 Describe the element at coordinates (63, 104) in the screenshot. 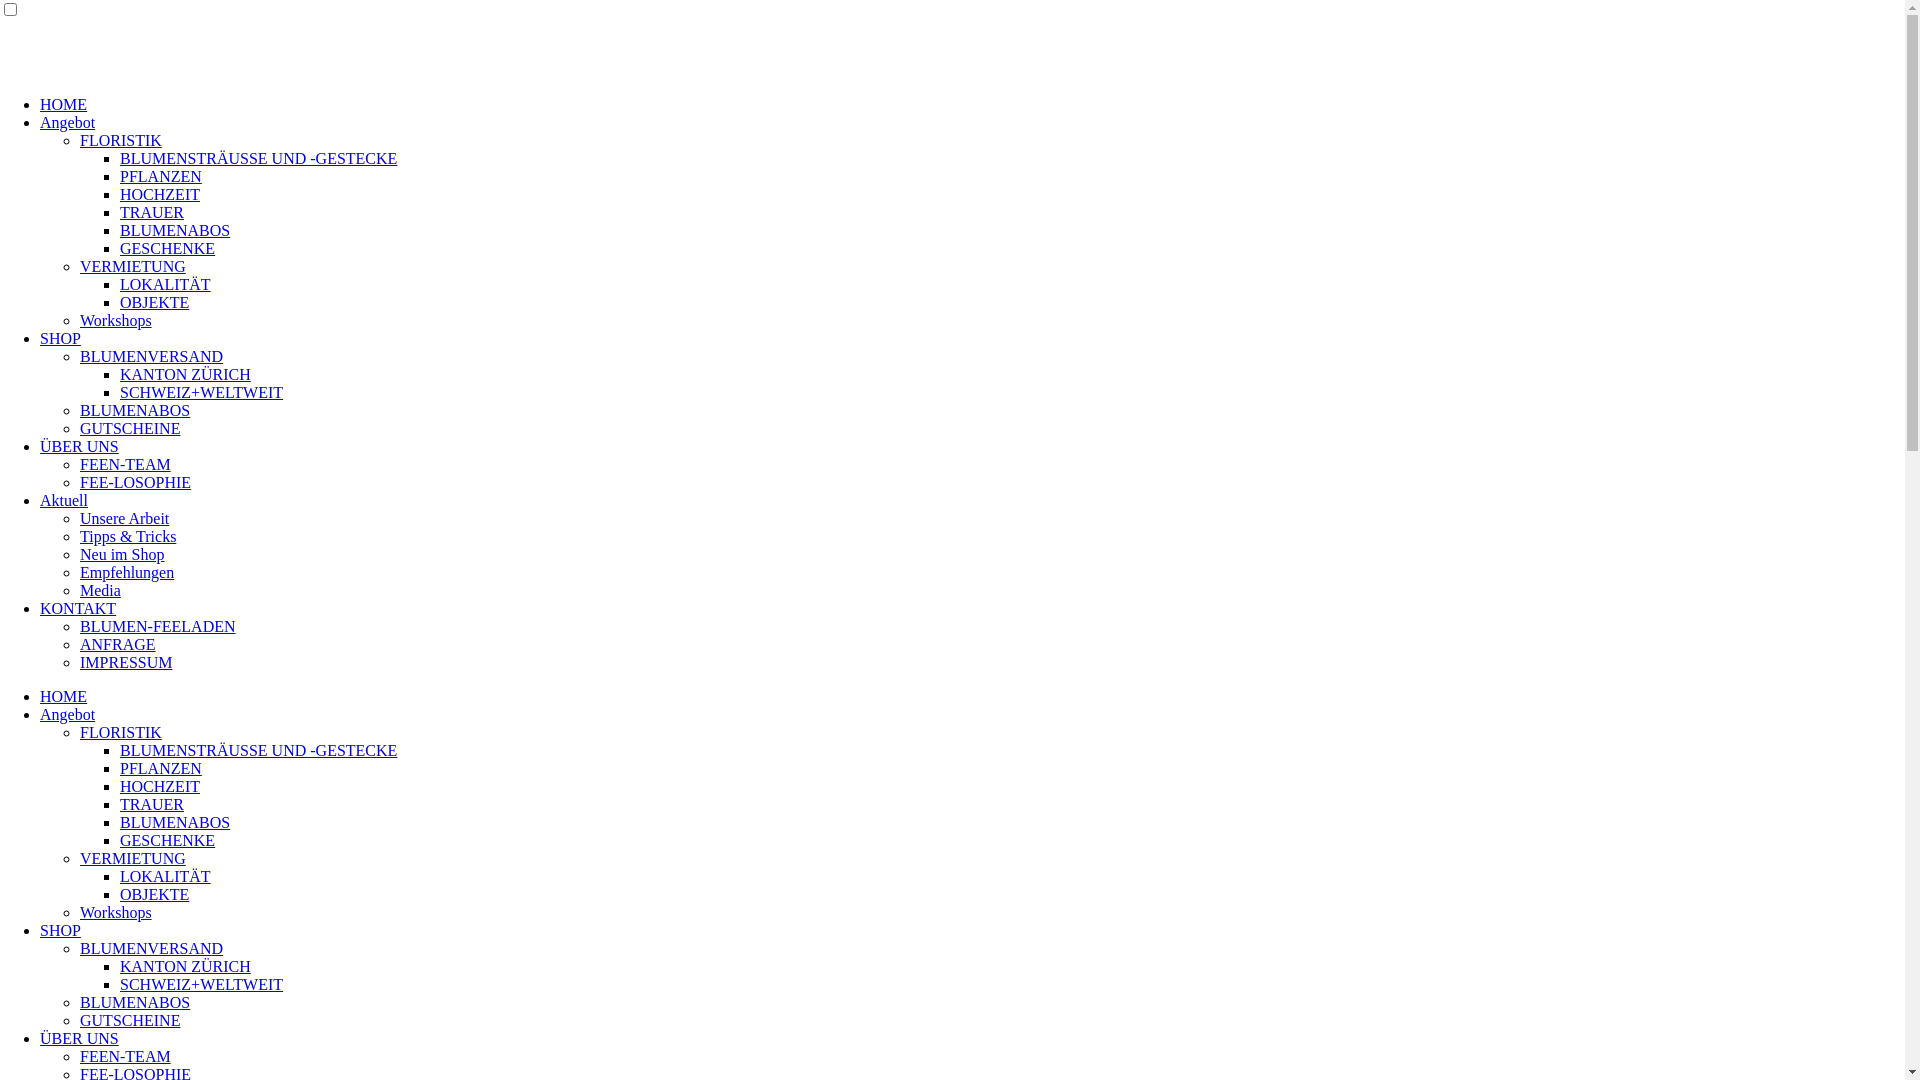

I see `'HOME'` at that location.